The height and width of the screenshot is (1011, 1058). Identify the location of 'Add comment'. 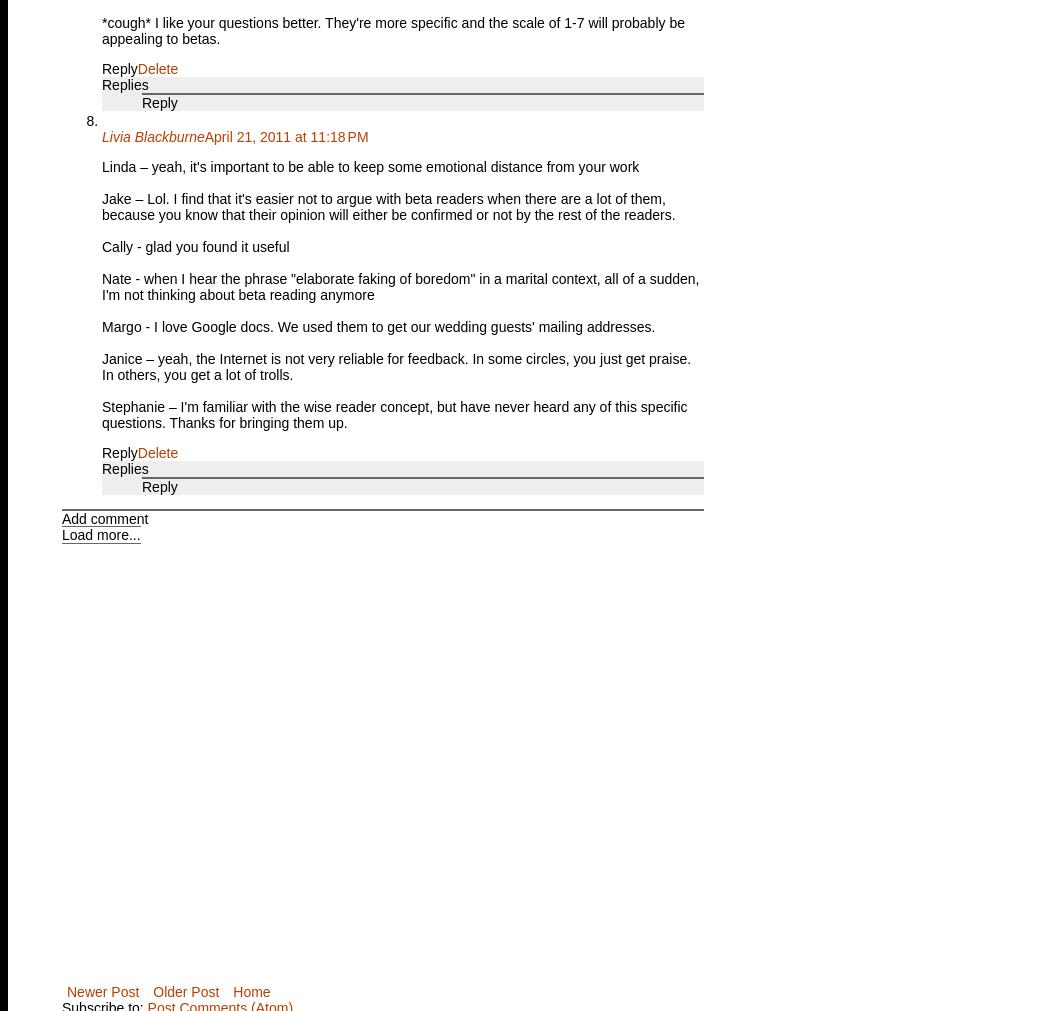
(103, 519).